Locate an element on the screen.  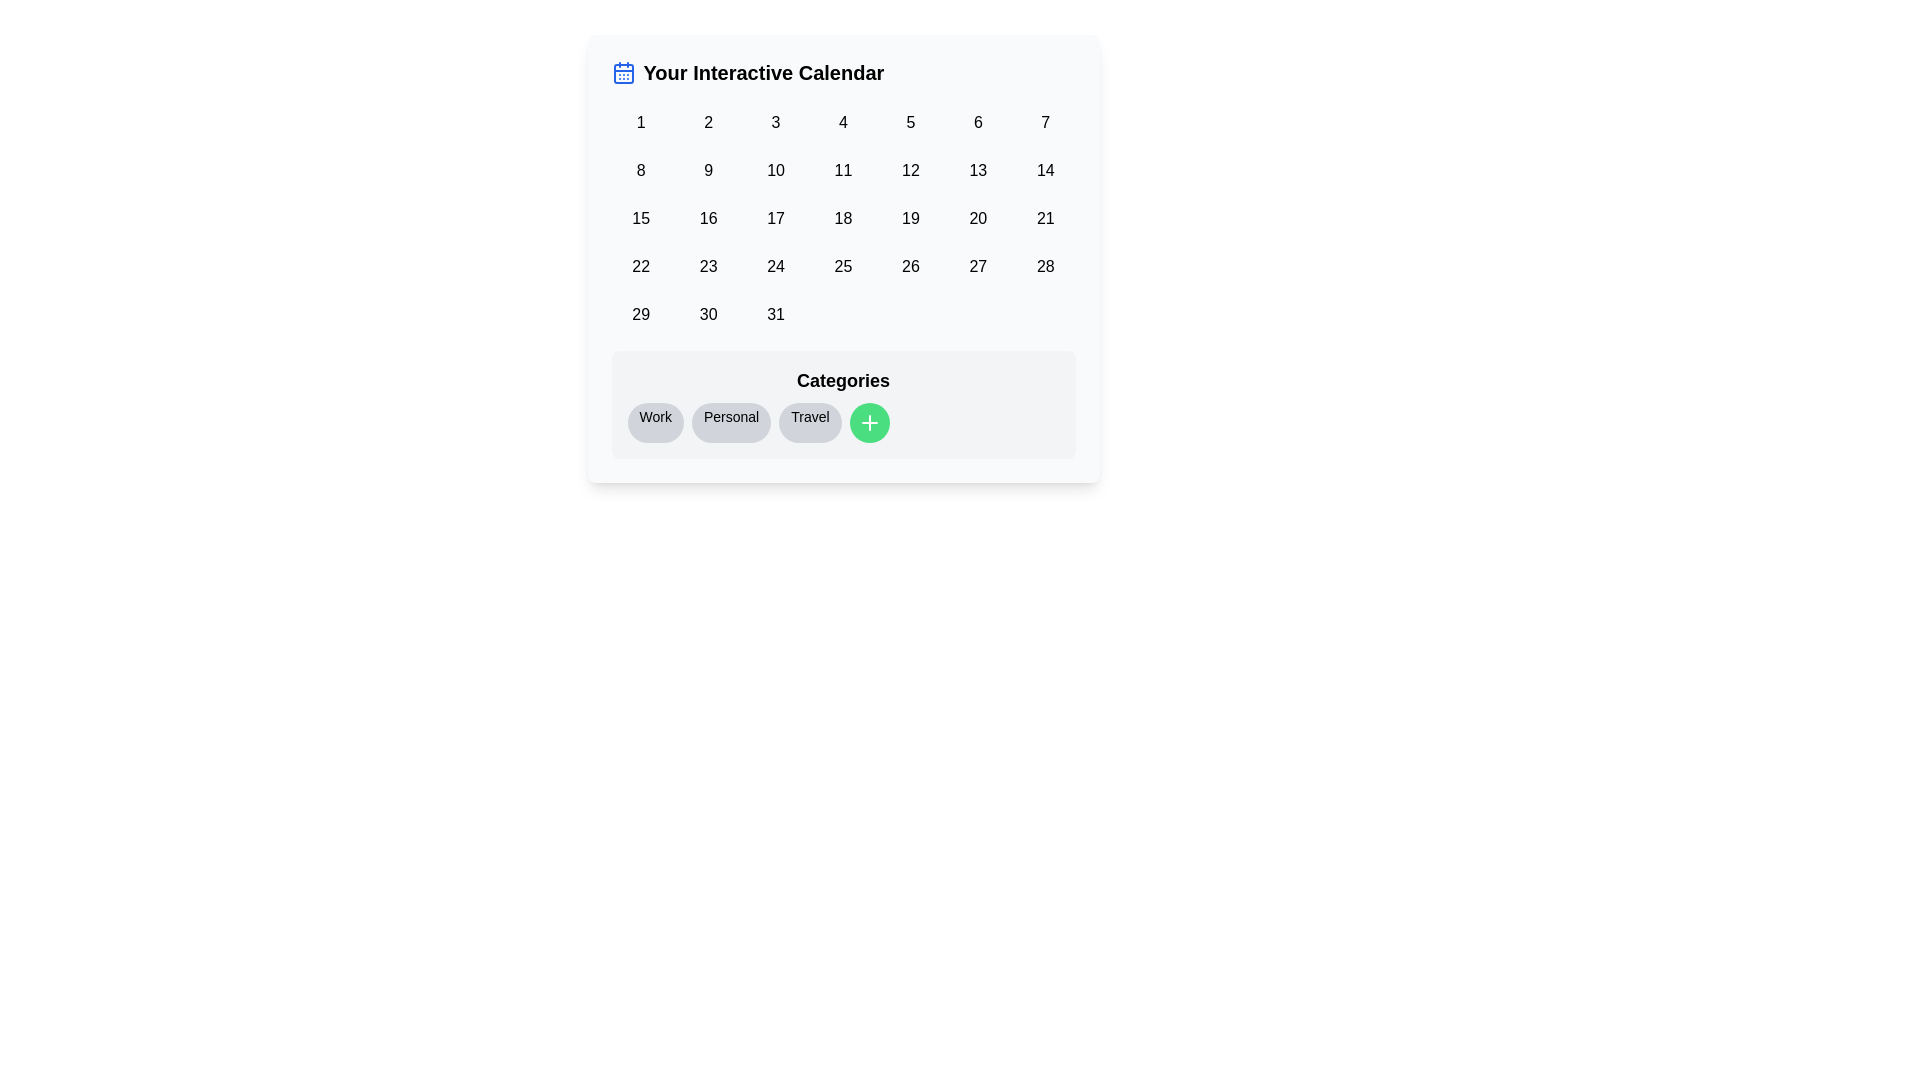
the day 20 button on the calendar interface is located at coordinates (978, 219).